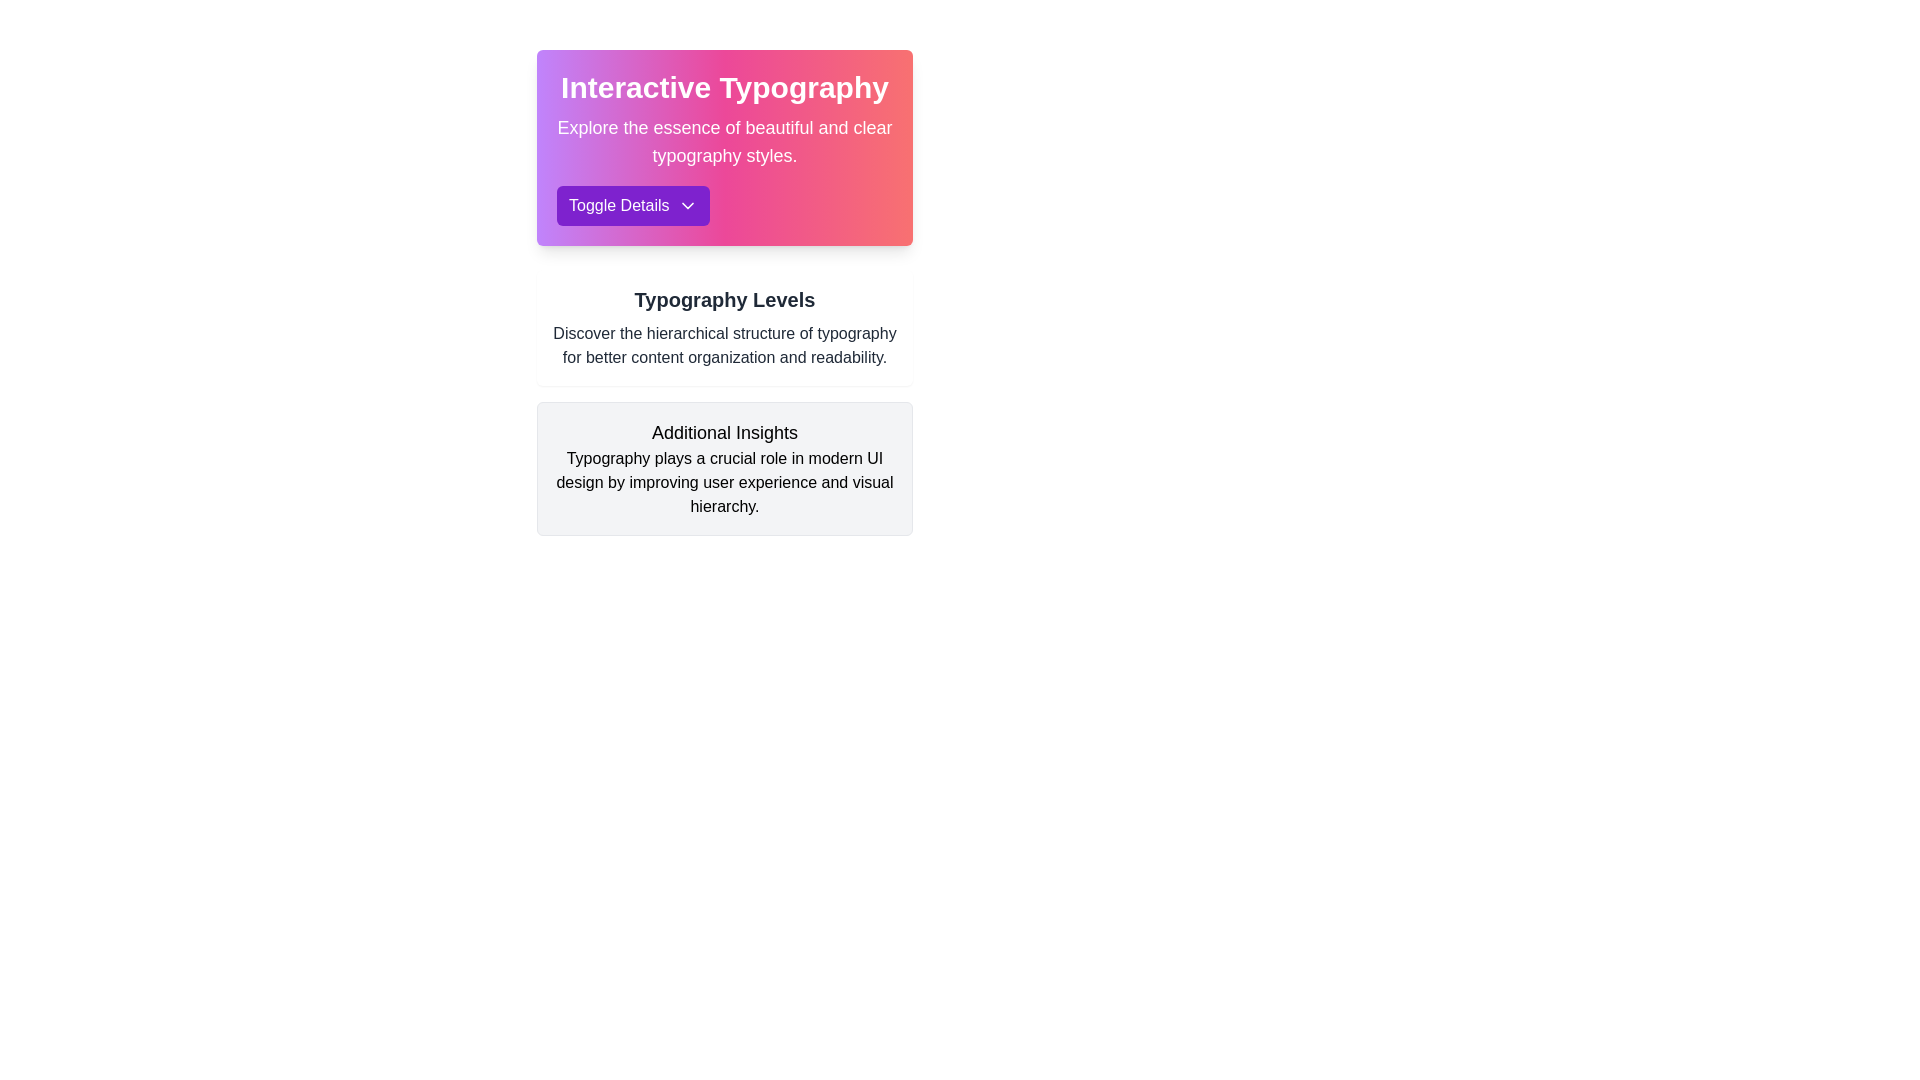 The width and height of the screenshot is (1920, 1080). Describe the element at coordinates (723, 141) in the screenshot. I see `the text label containing 'Explore the essence of beautiful and clear typography styles.' which is styled in a large font and positioned below the 'Interactive Typography' heading` at that location.